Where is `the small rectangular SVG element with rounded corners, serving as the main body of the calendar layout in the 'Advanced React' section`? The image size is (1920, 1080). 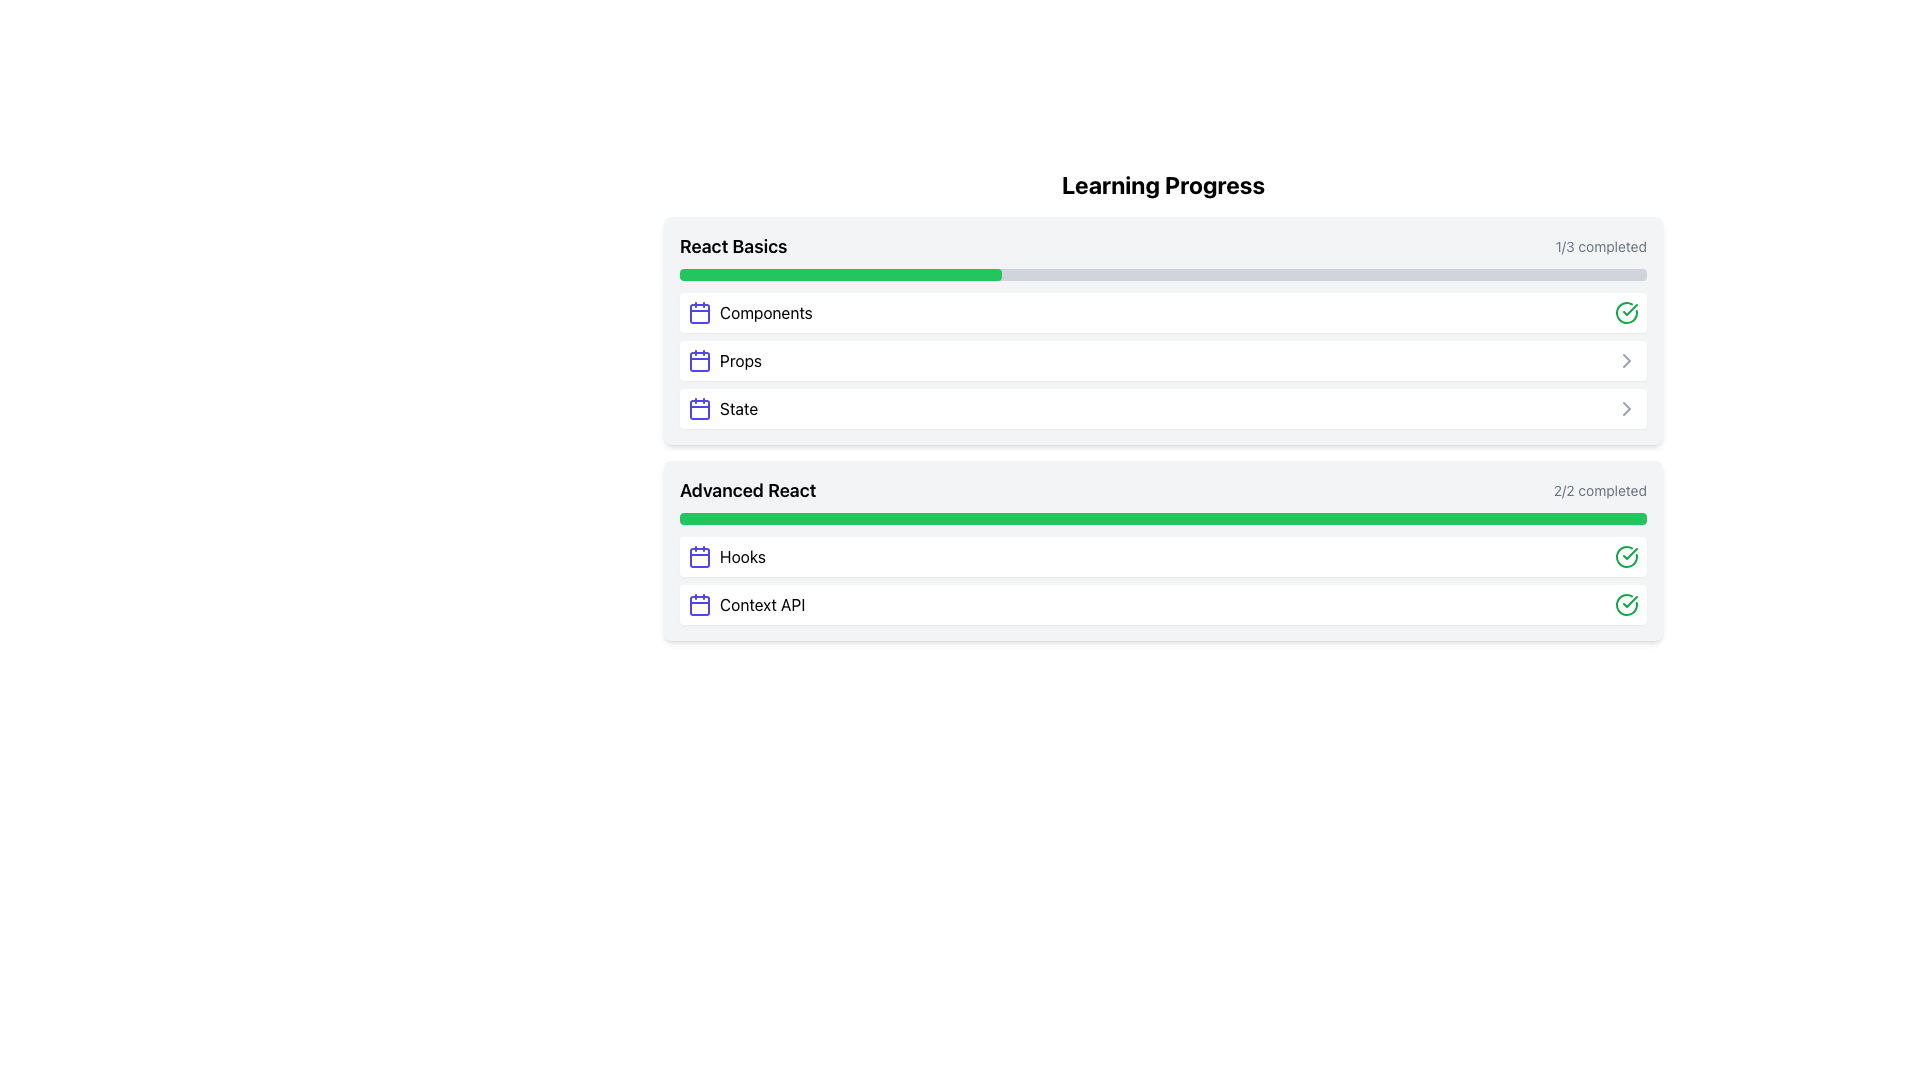
the small rectangular SVG element with rounded corners, serving as the main body of the calendar layout in the 'Advanced React' section is located at coordinates (700, 558).